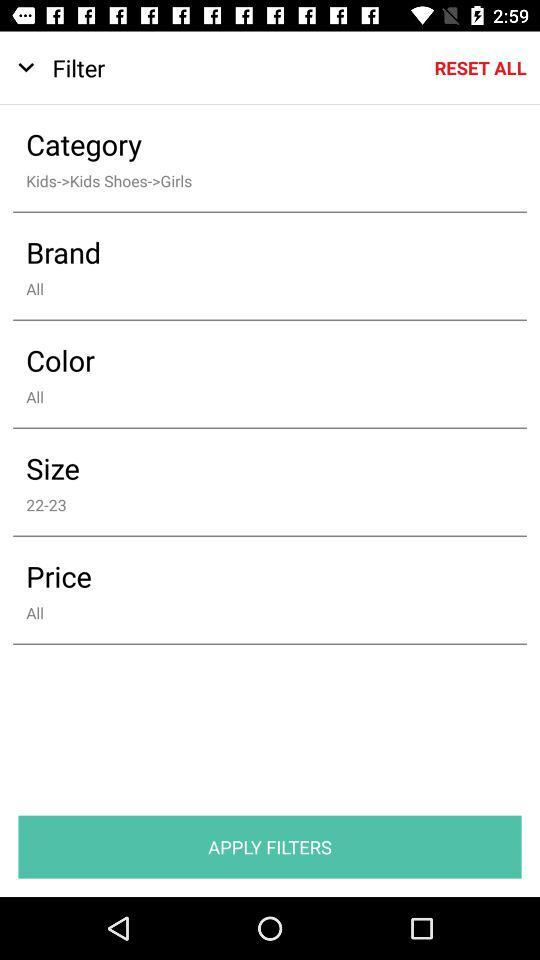  What do you see at coordinates (256, 251) in the screenshot?
I see `item above all` at bounding box center [256, 251].